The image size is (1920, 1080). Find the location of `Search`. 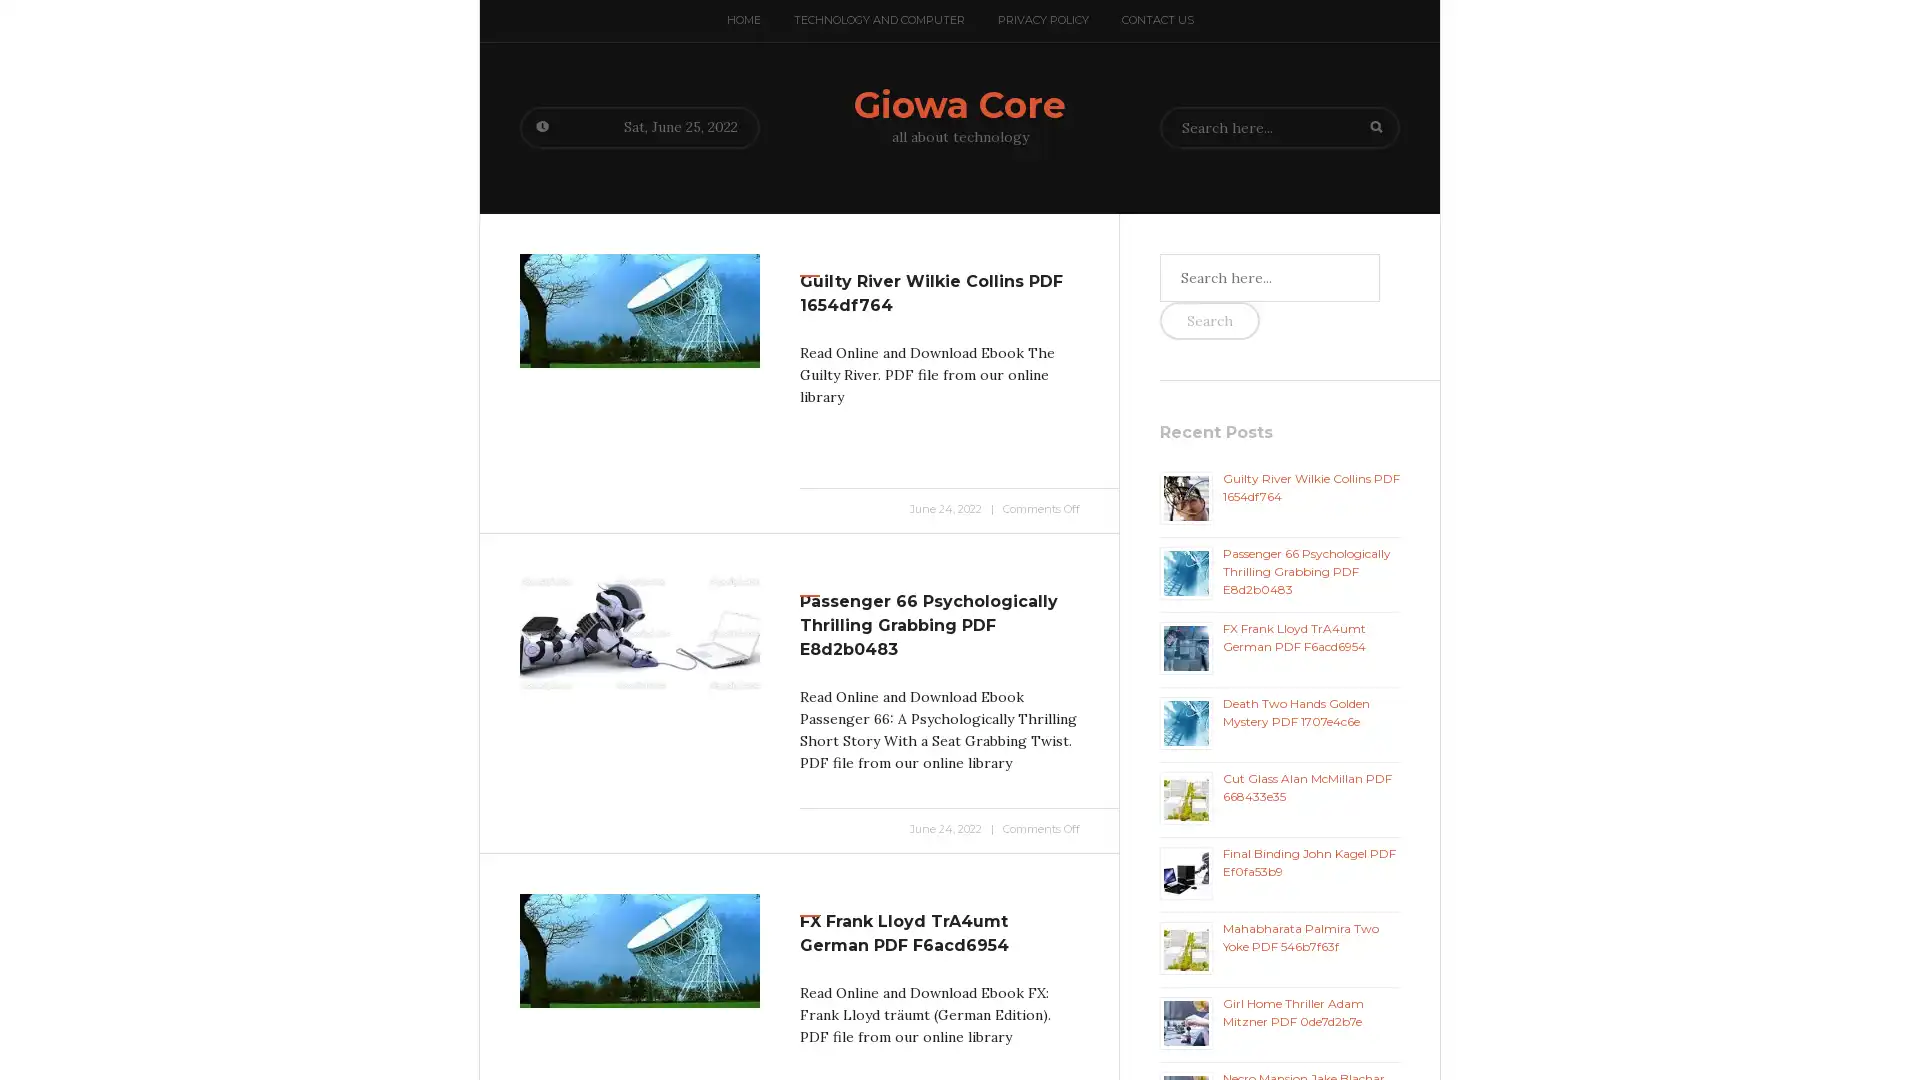

Search is located at coordinates (1358, 127).